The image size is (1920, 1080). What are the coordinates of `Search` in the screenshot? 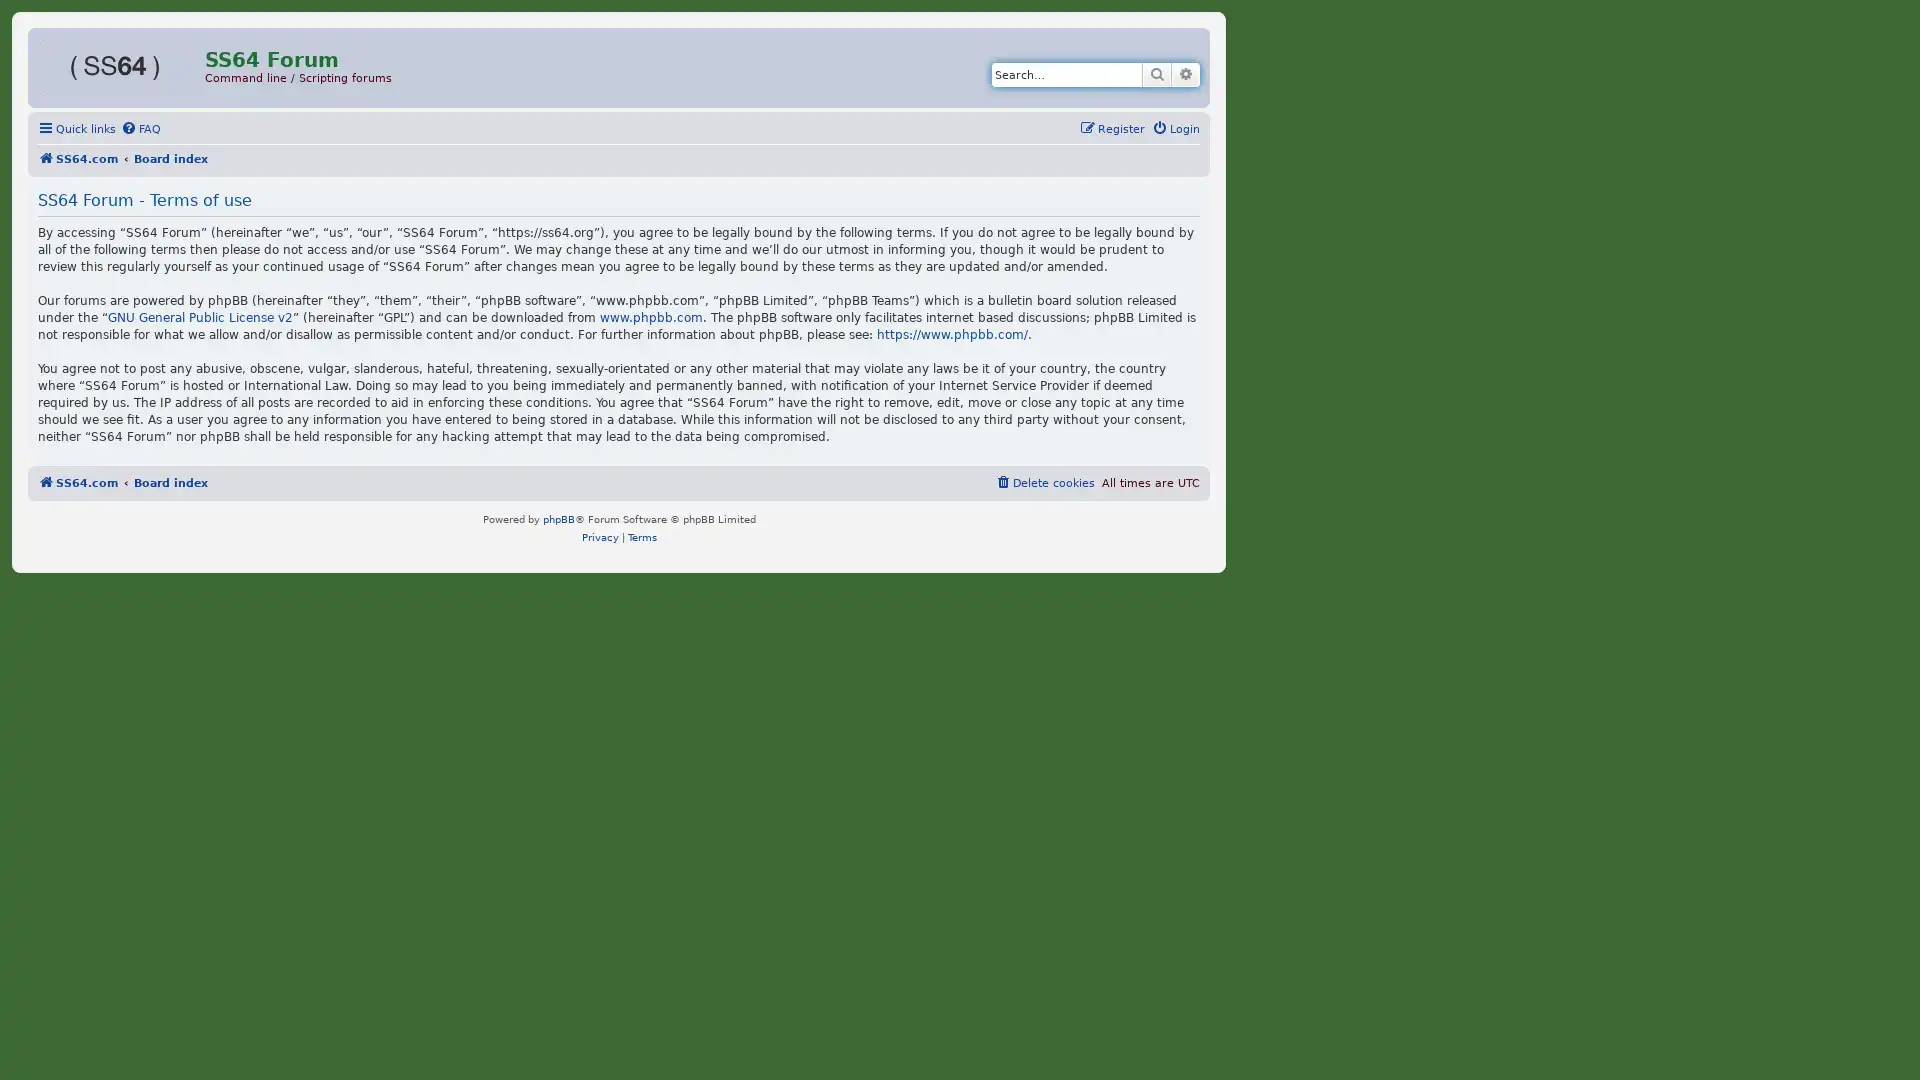 It's located at (1156, 73).